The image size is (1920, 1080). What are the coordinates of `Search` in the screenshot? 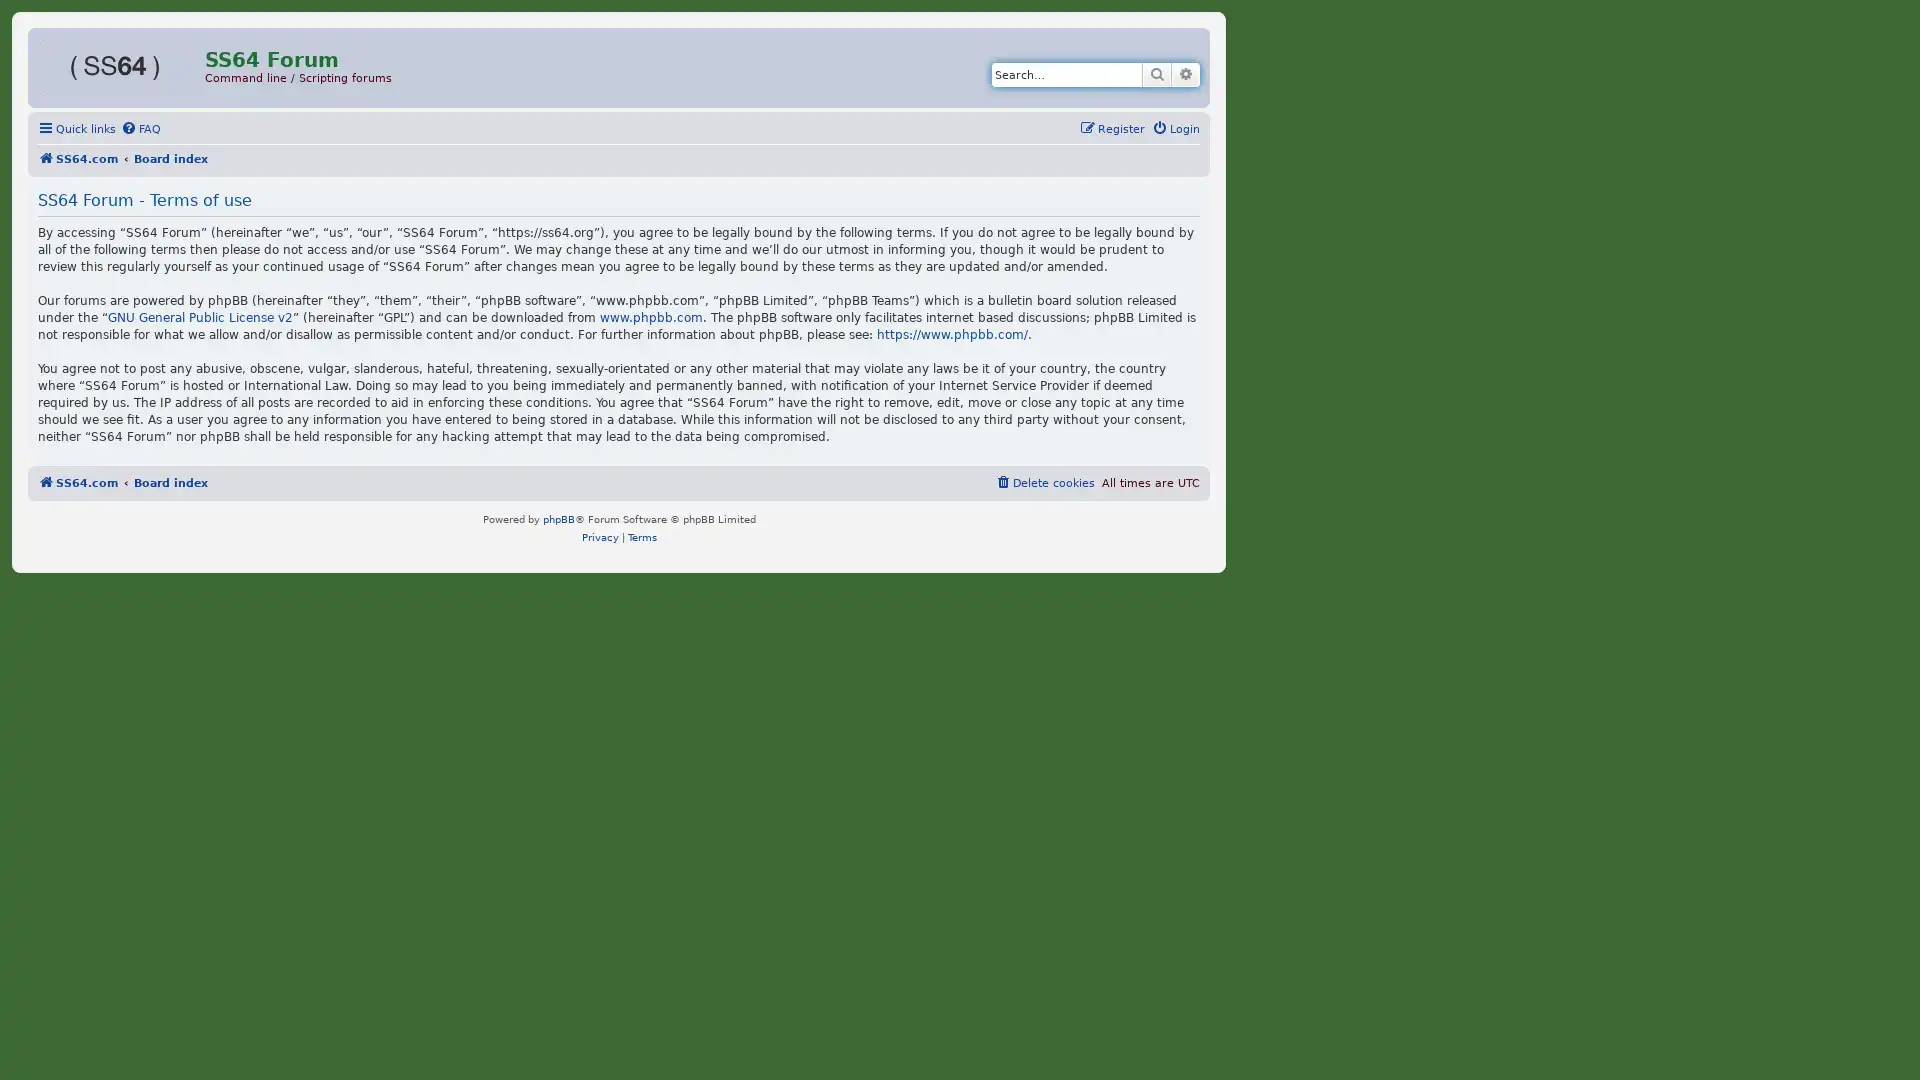 It's located at (1156, 73).